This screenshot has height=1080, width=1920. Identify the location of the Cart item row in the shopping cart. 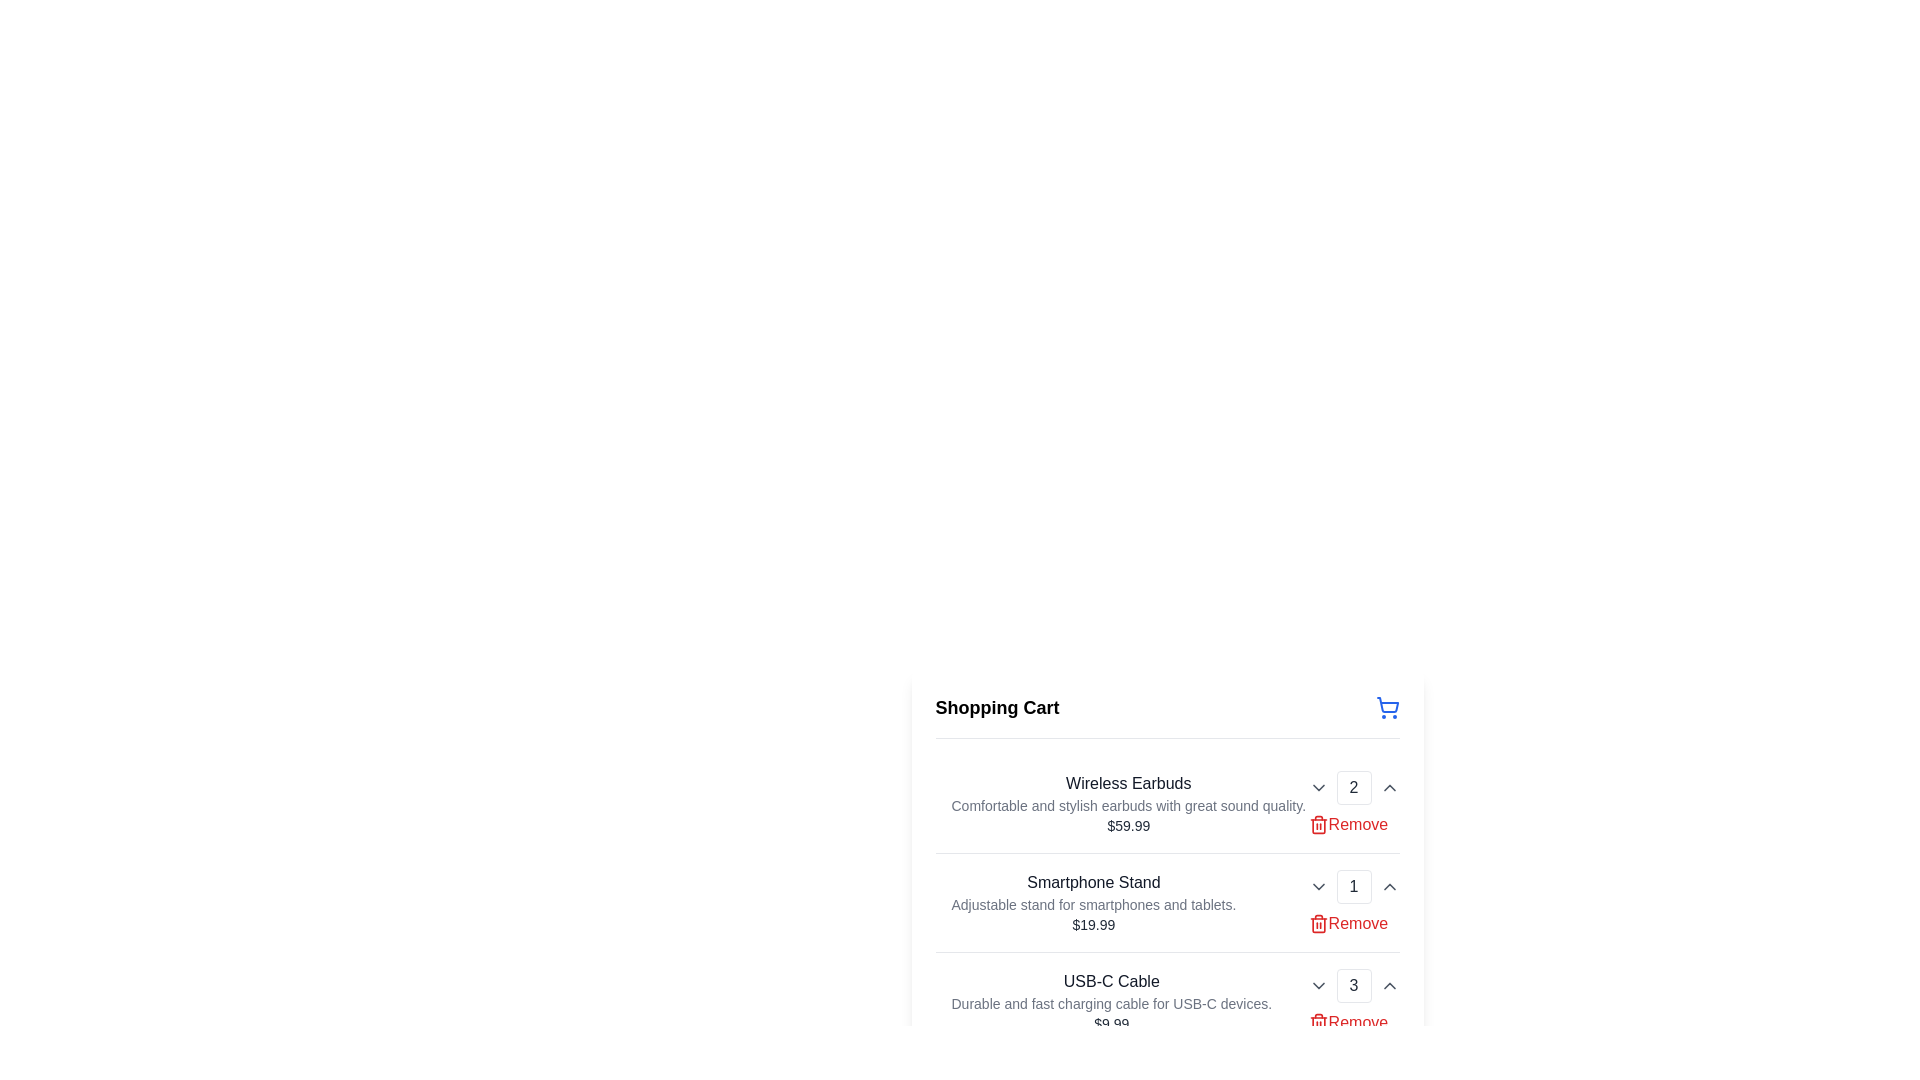
(1167, 902).